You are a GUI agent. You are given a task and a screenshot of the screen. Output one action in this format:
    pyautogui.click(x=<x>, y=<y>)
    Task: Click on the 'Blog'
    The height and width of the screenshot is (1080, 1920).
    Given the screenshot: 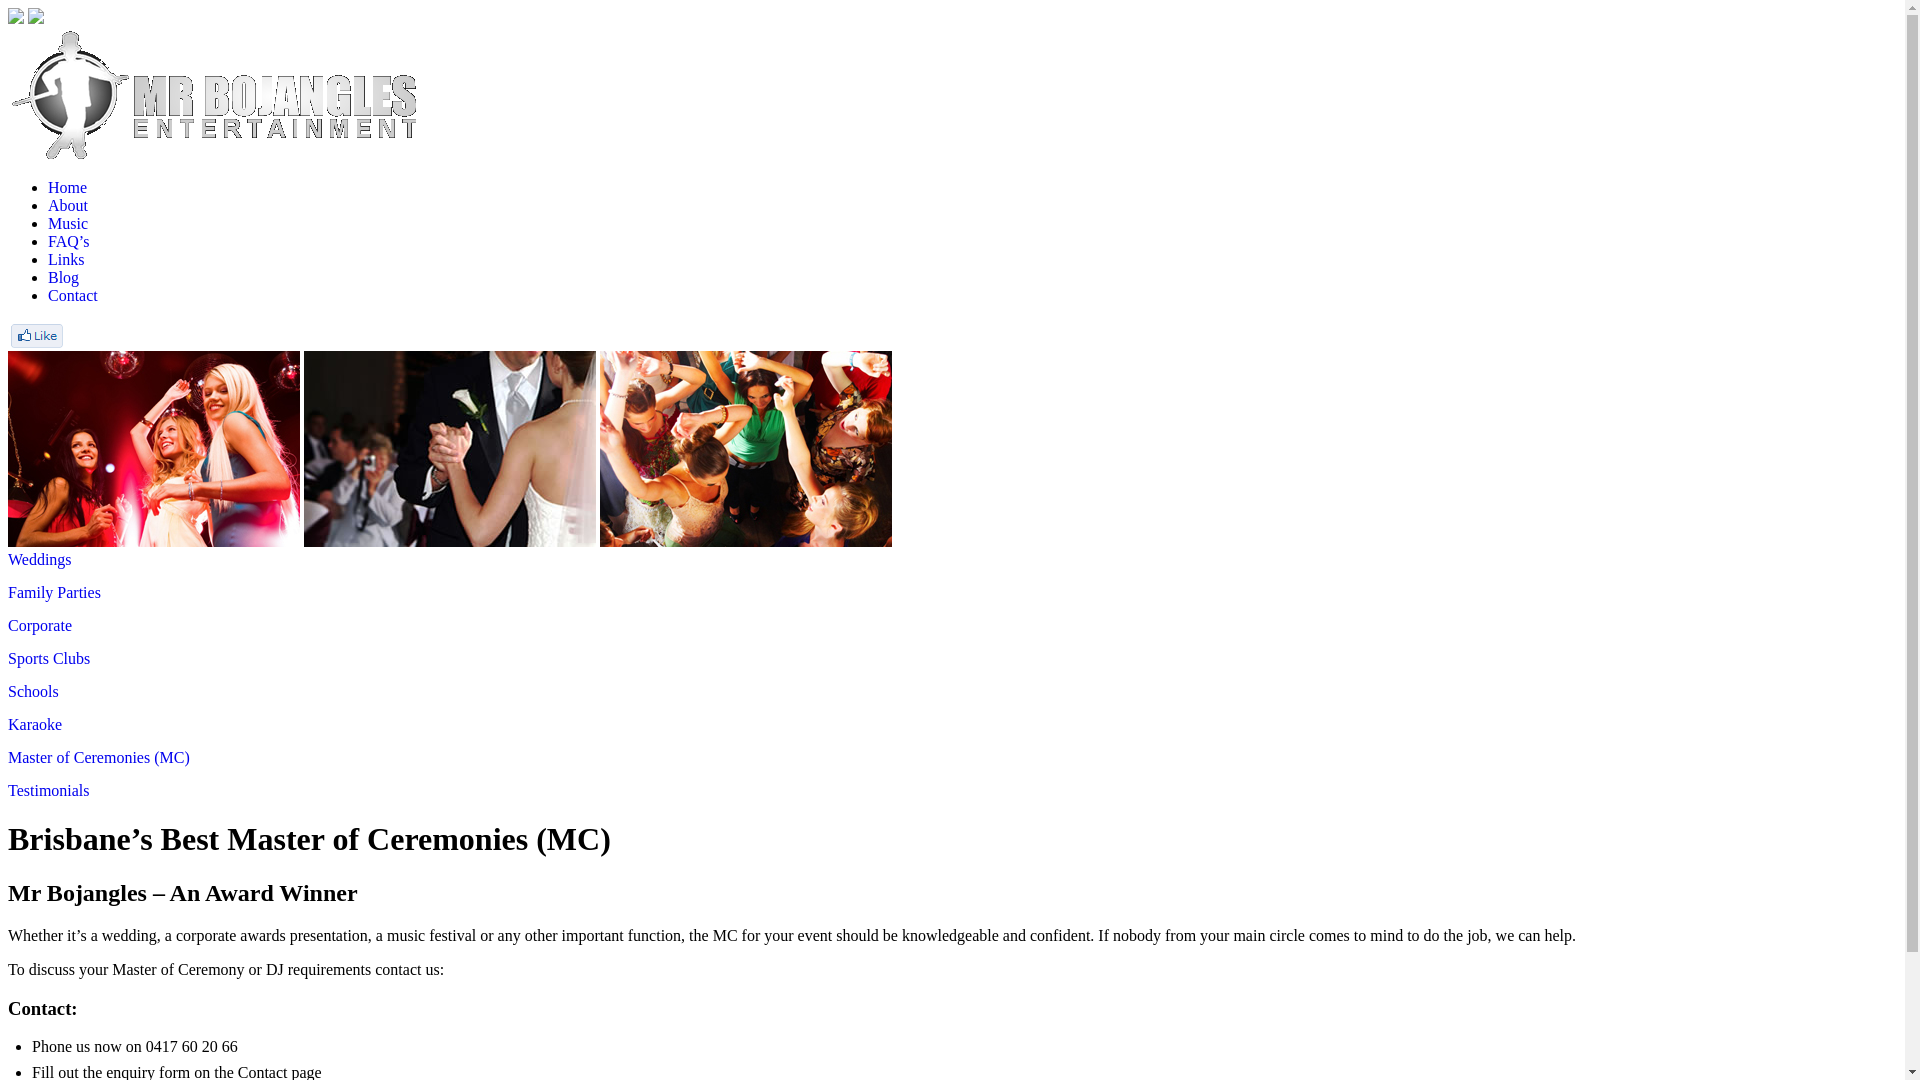 What is the action you would take?
    pyautogui.click(x=63, y=277)
    